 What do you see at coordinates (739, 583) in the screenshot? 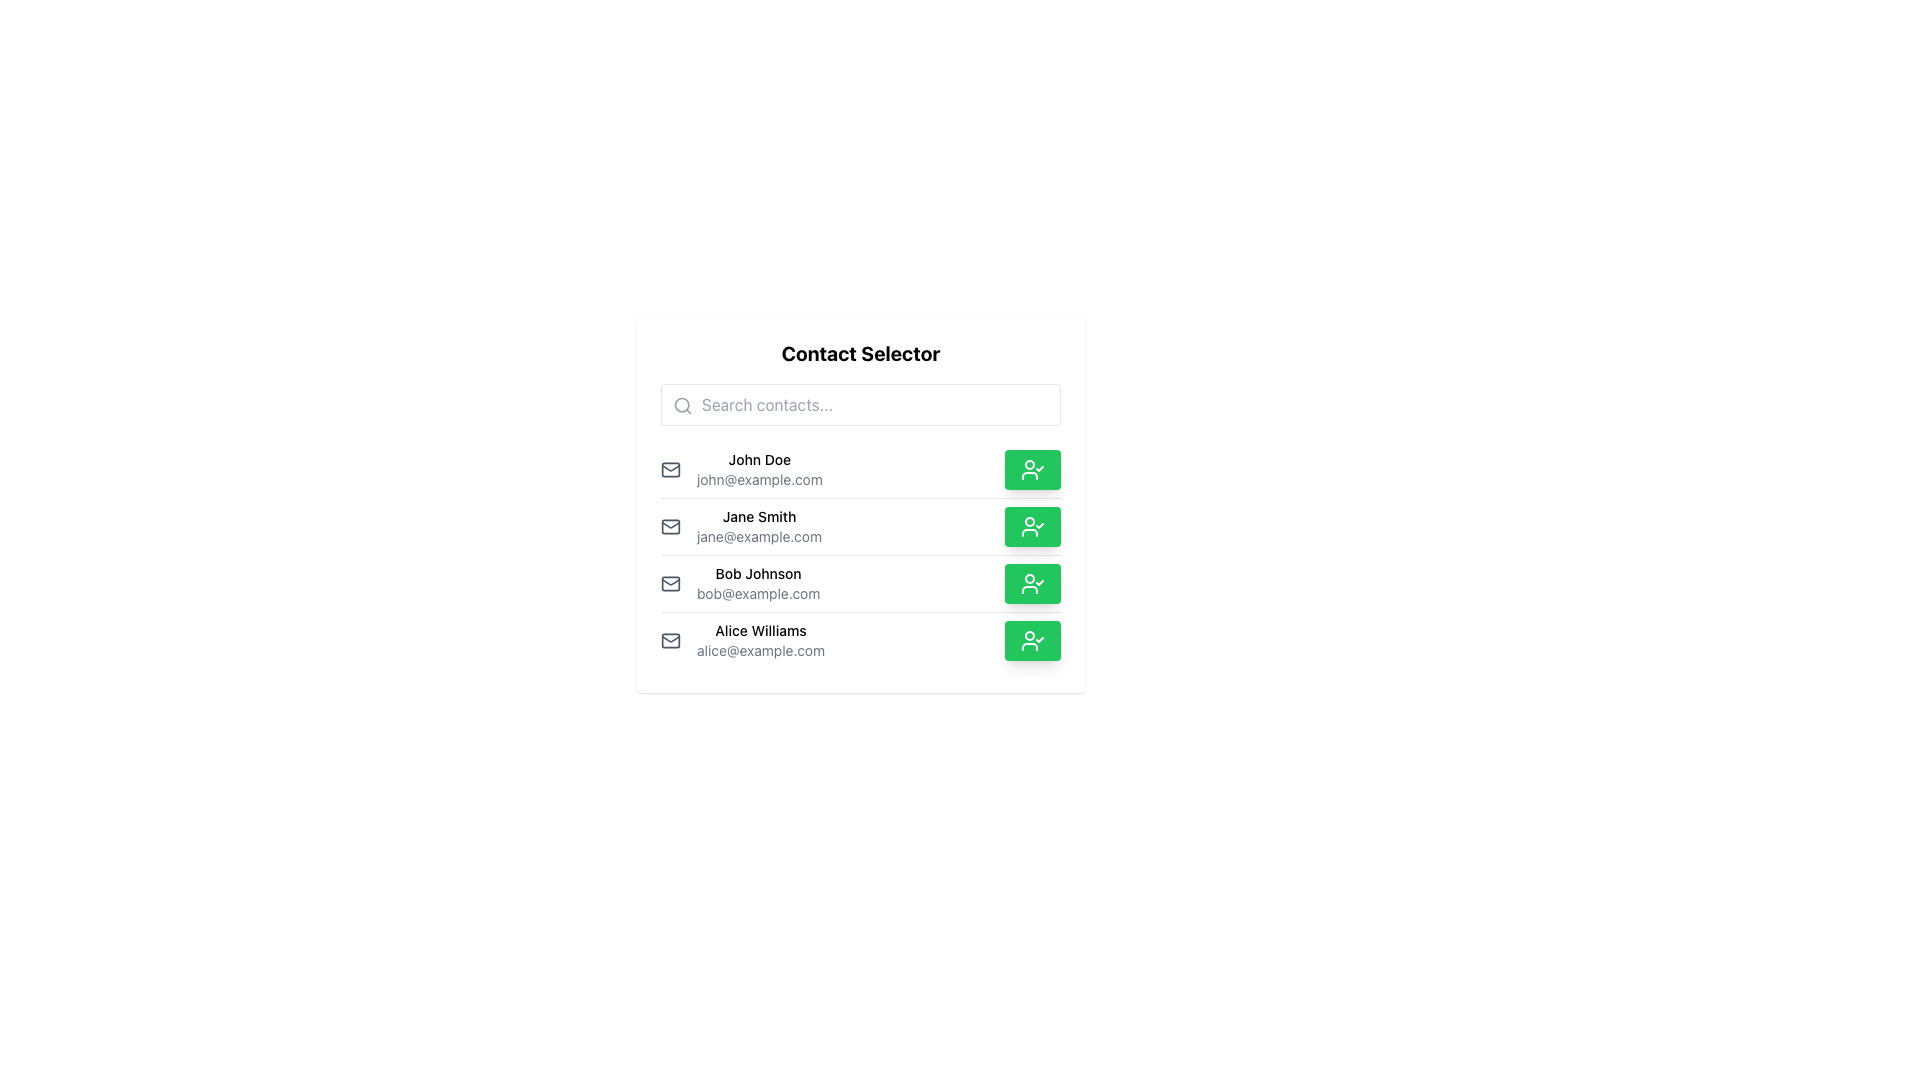
I see `the contact information element displaying 'Bob Johnson' and 'bob@example.com'` at bounding box center [739, 583].